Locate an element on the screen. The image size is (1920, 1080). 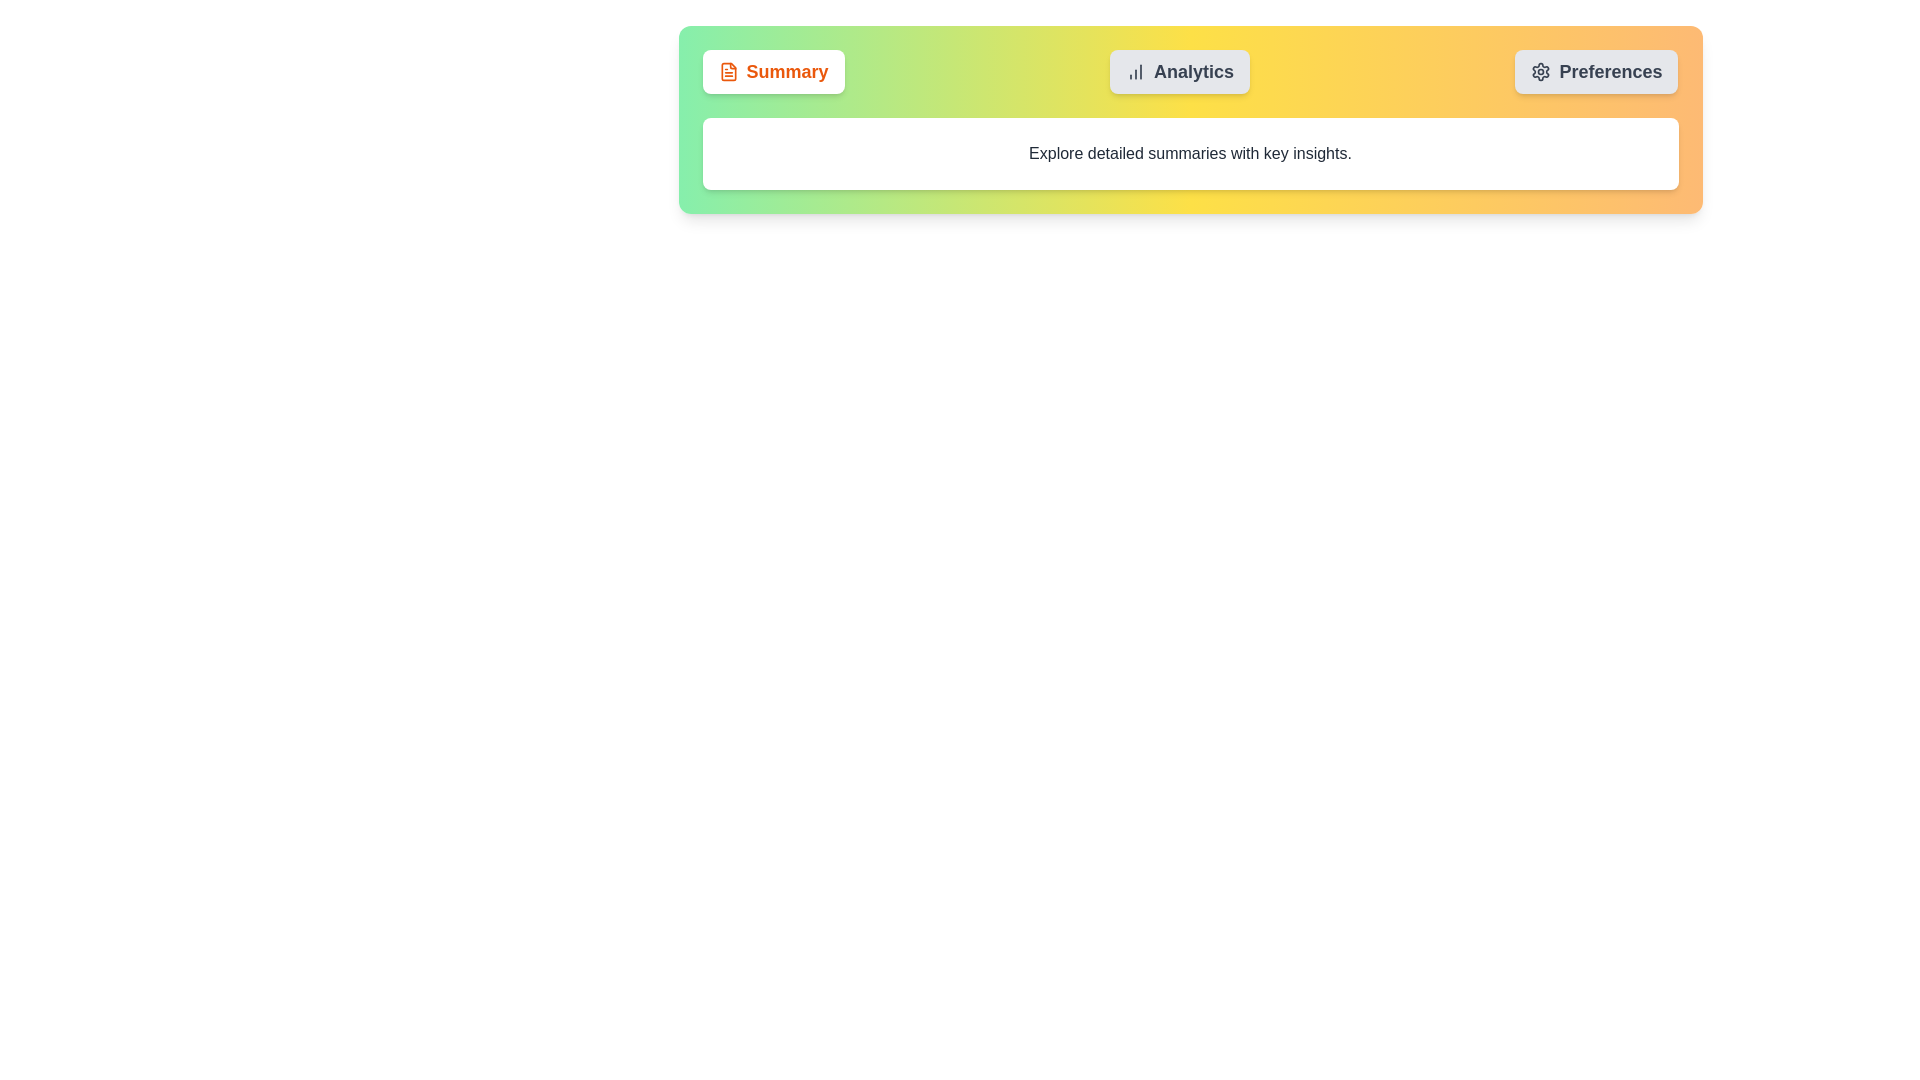
the 'Summary' text label, which is a bold orange label located to the right of a document icon in the top-left area of the interface is located at coordinates (786, 71).